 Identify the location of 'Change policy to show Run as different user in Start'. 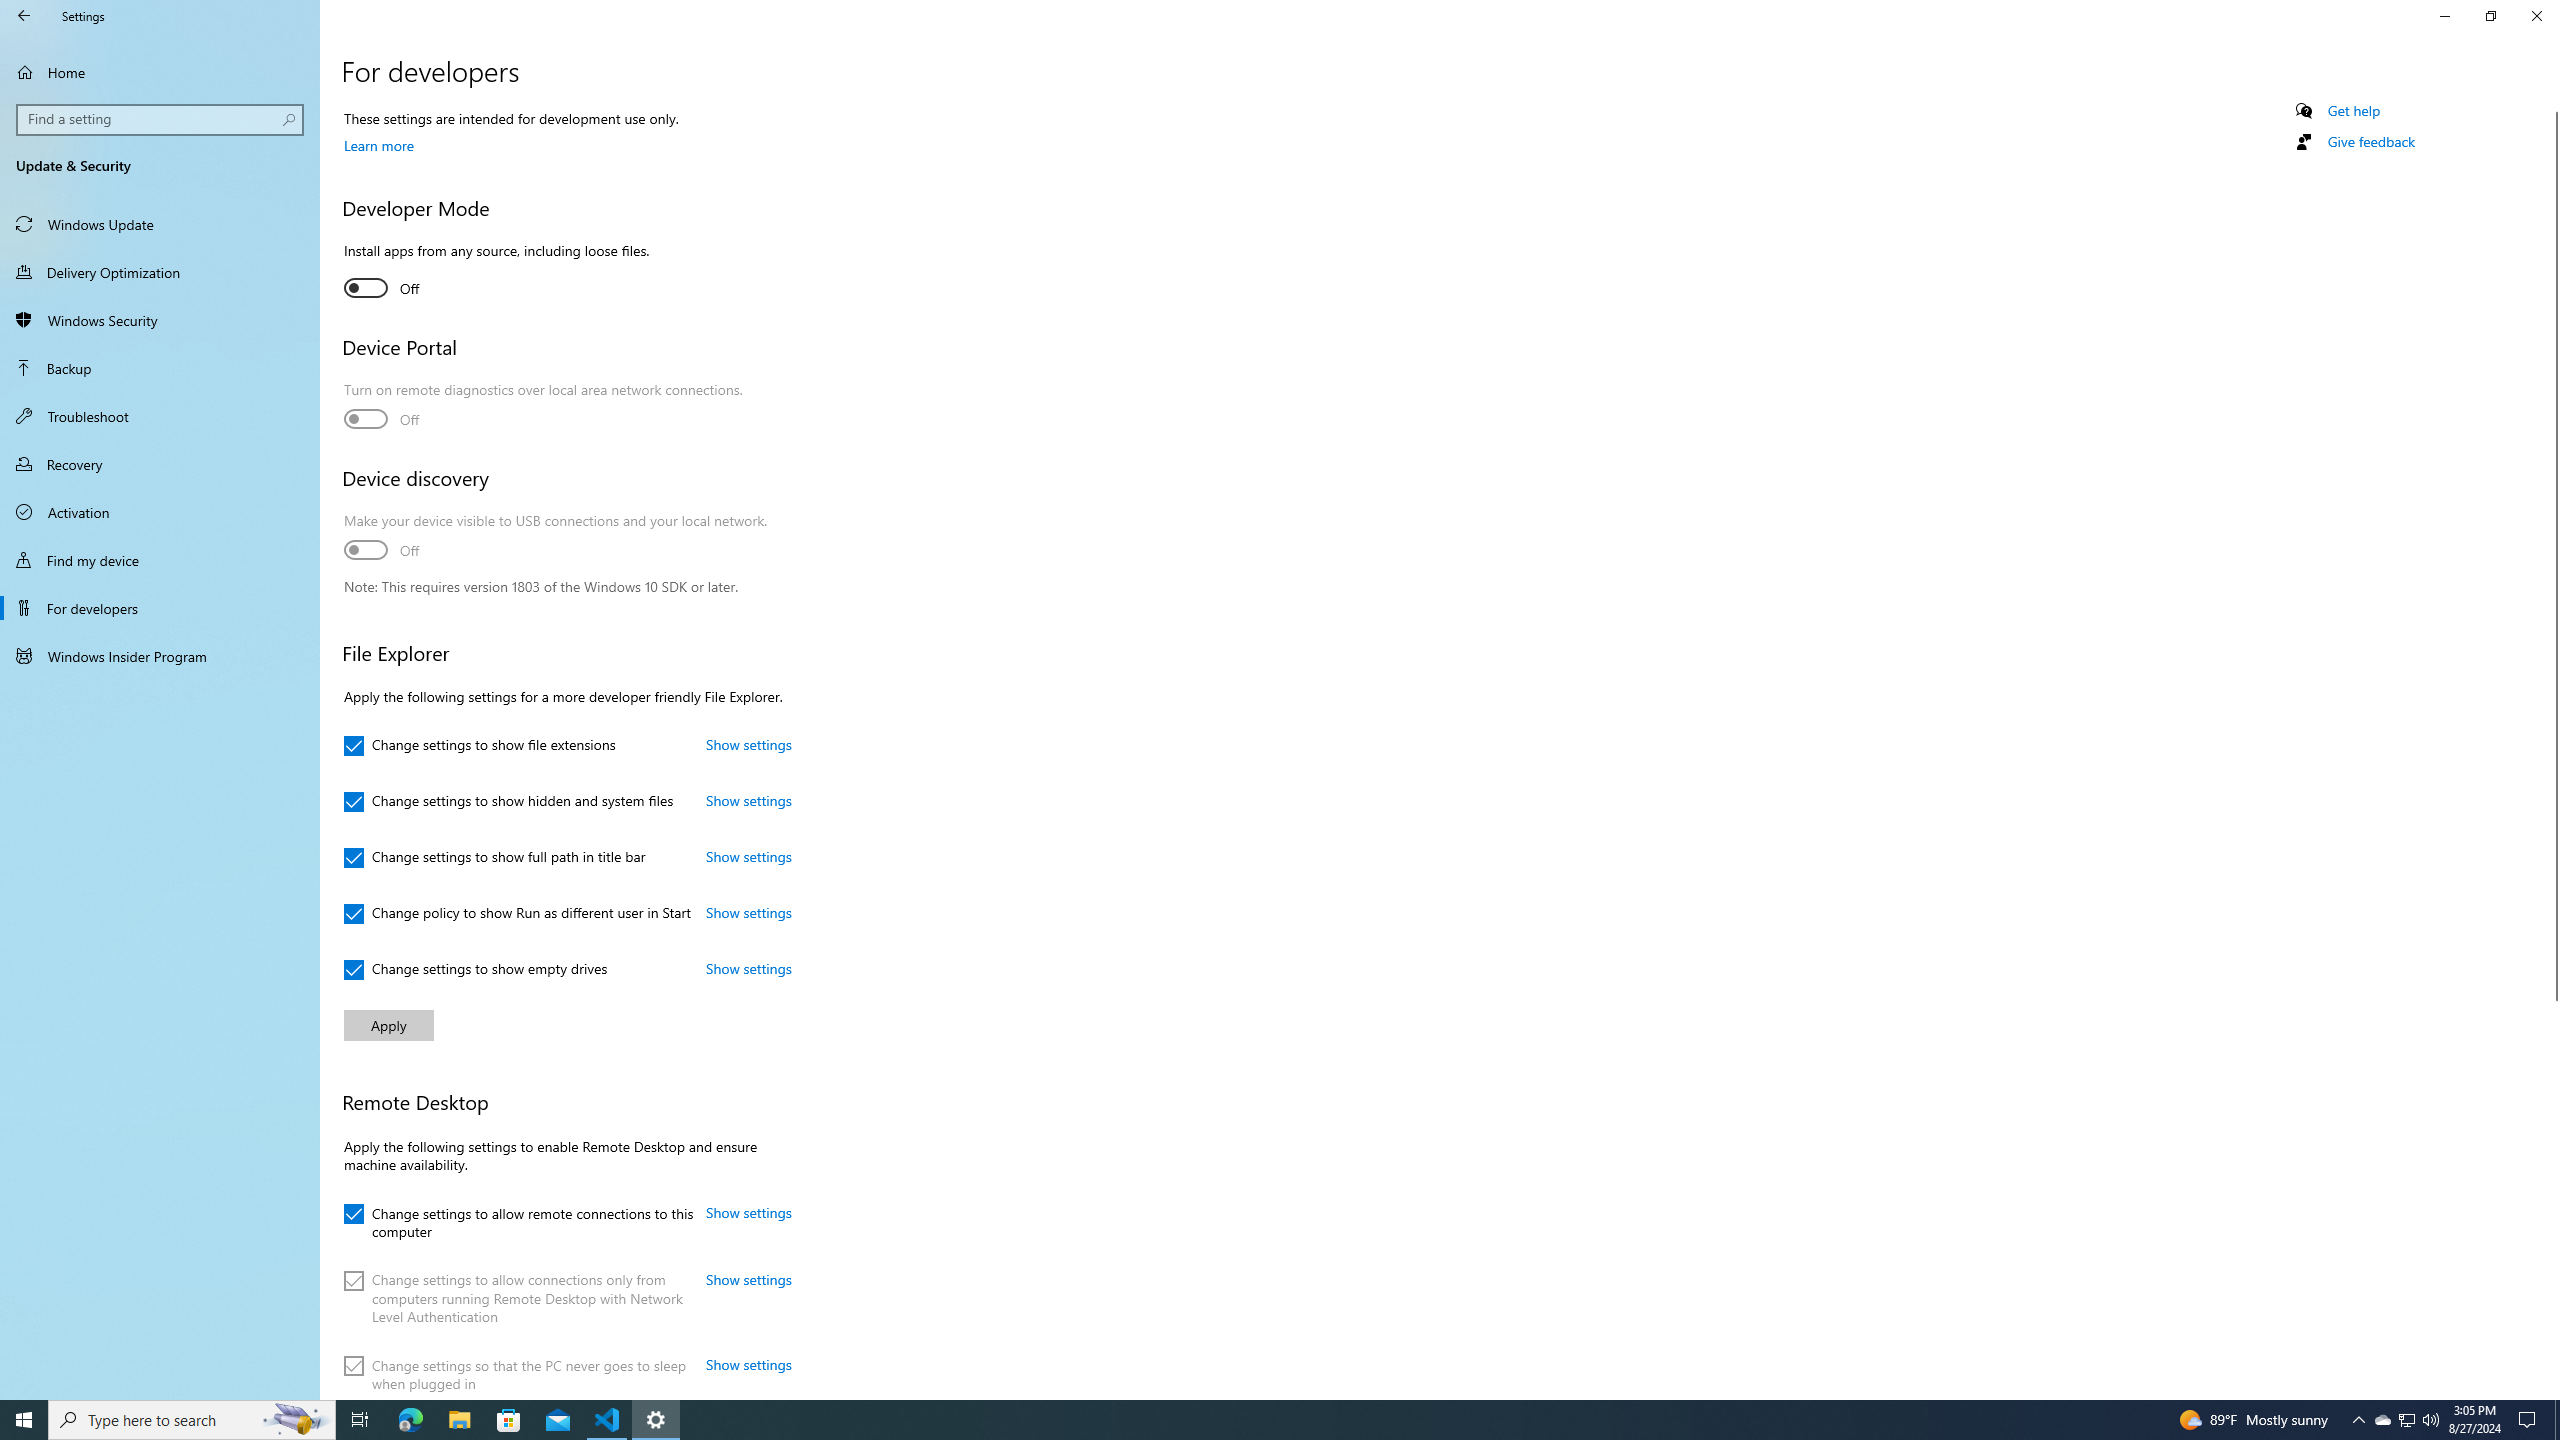
(517, 914).